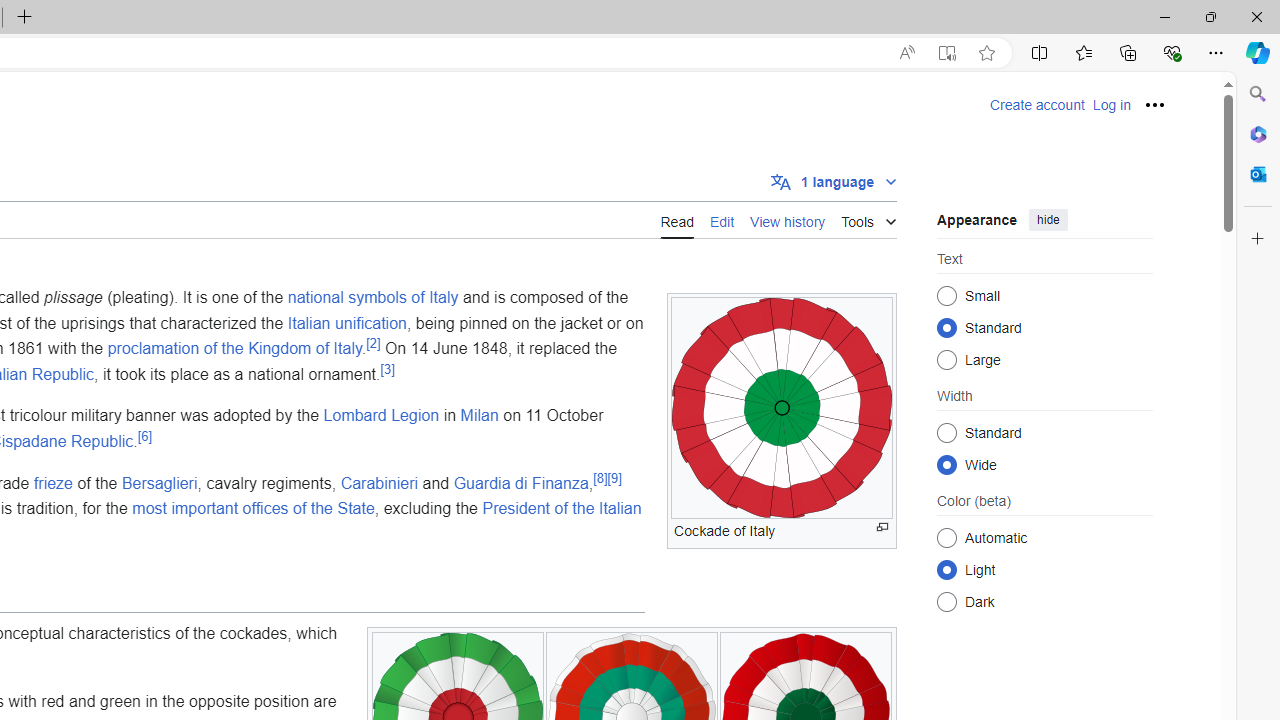 The height and width of the screenshot is (720, 1280). I want to click on 'Lombard Legion', so click(381, 414).